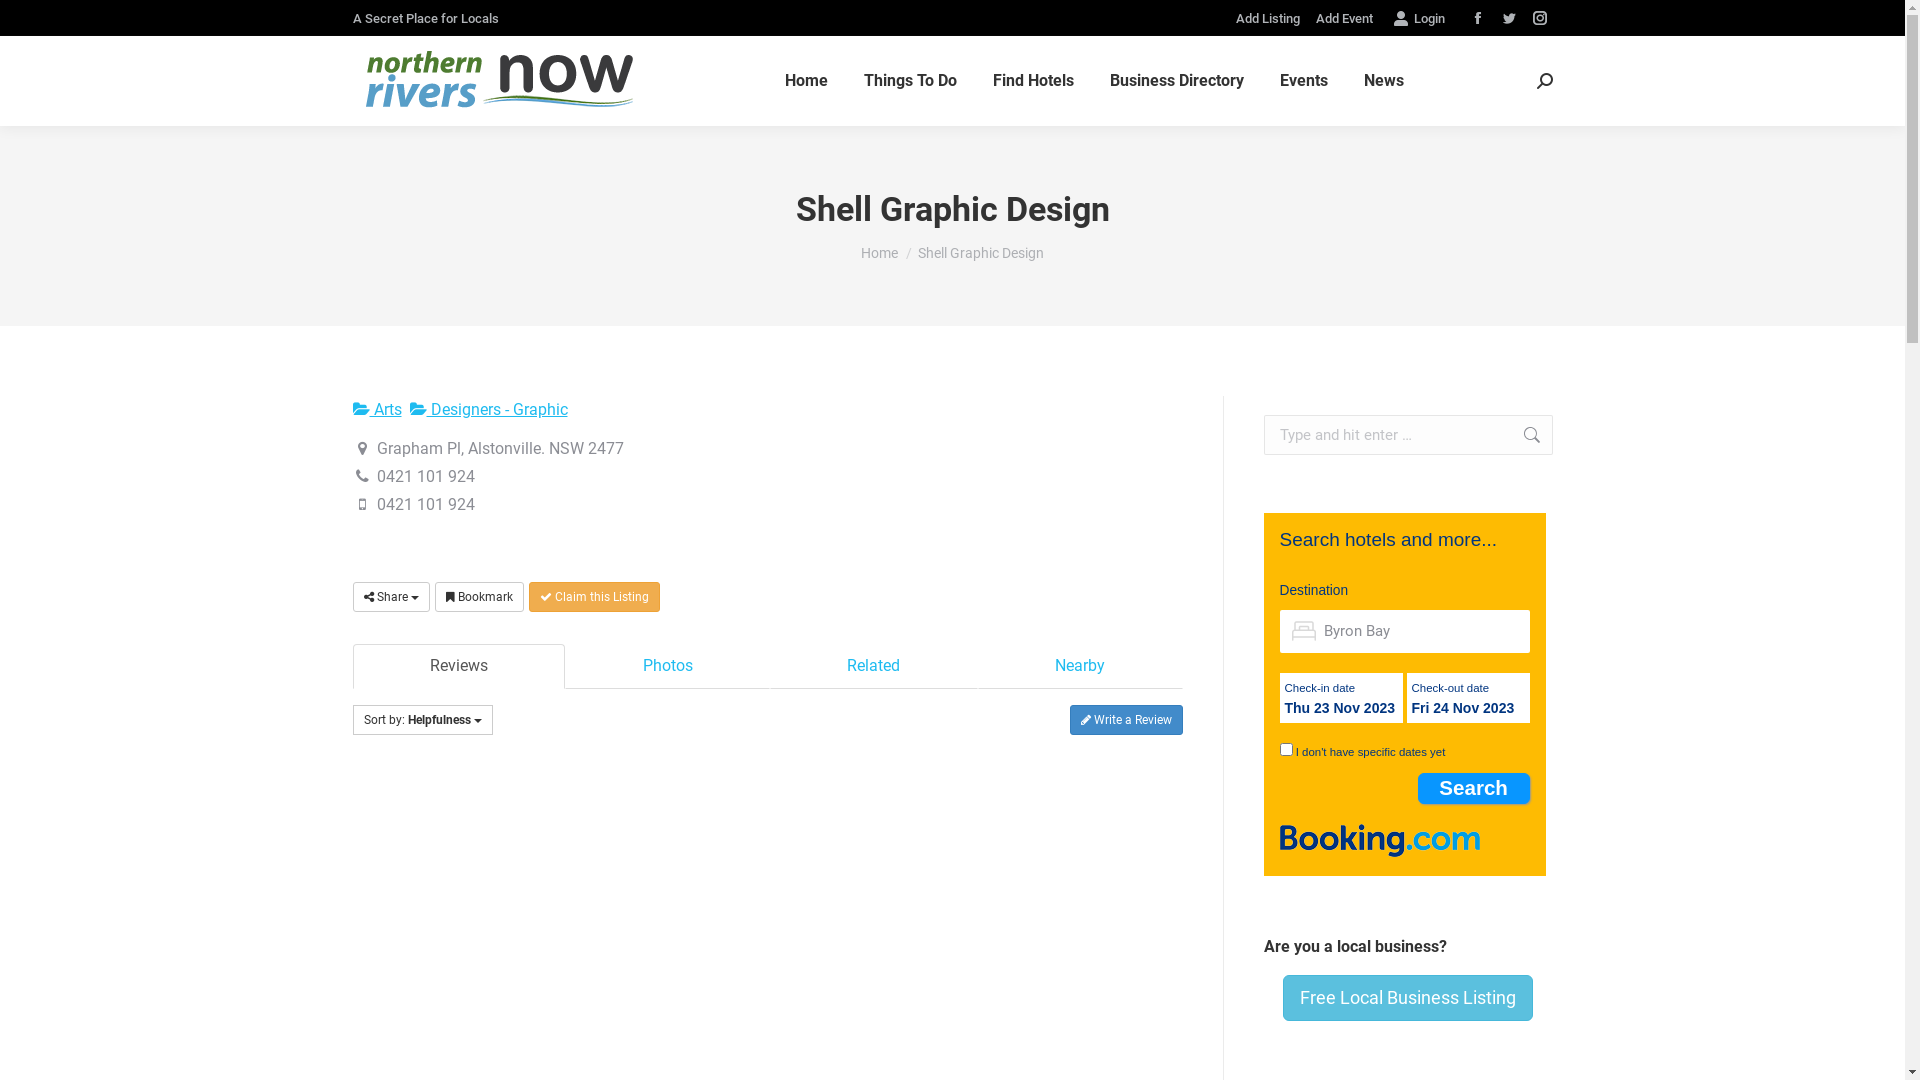 The height and width of the screenshot is (1080, 1920). I want to click on 'Sort by: Helpfulness', so click(421, 720).